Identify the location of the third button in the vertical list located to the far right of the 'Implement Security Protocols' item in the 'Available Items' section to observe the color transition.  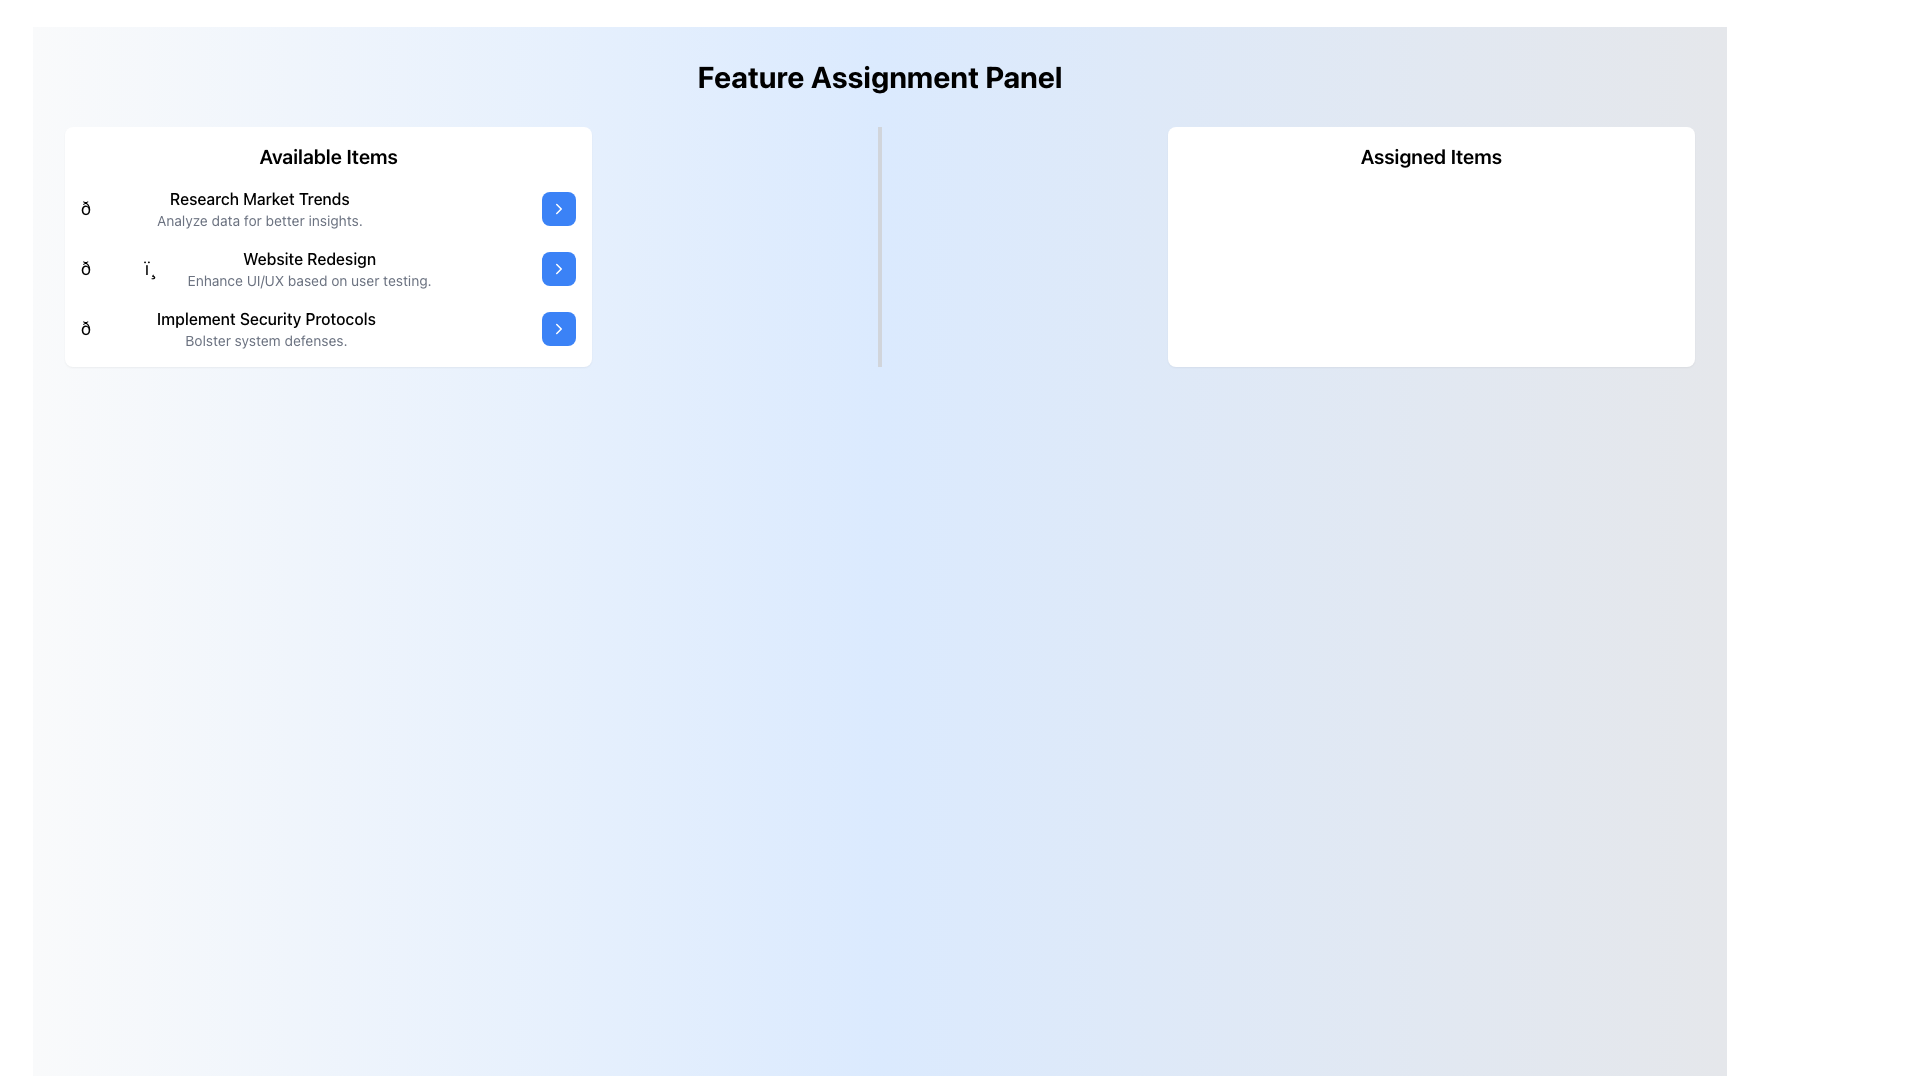
(559, 327).